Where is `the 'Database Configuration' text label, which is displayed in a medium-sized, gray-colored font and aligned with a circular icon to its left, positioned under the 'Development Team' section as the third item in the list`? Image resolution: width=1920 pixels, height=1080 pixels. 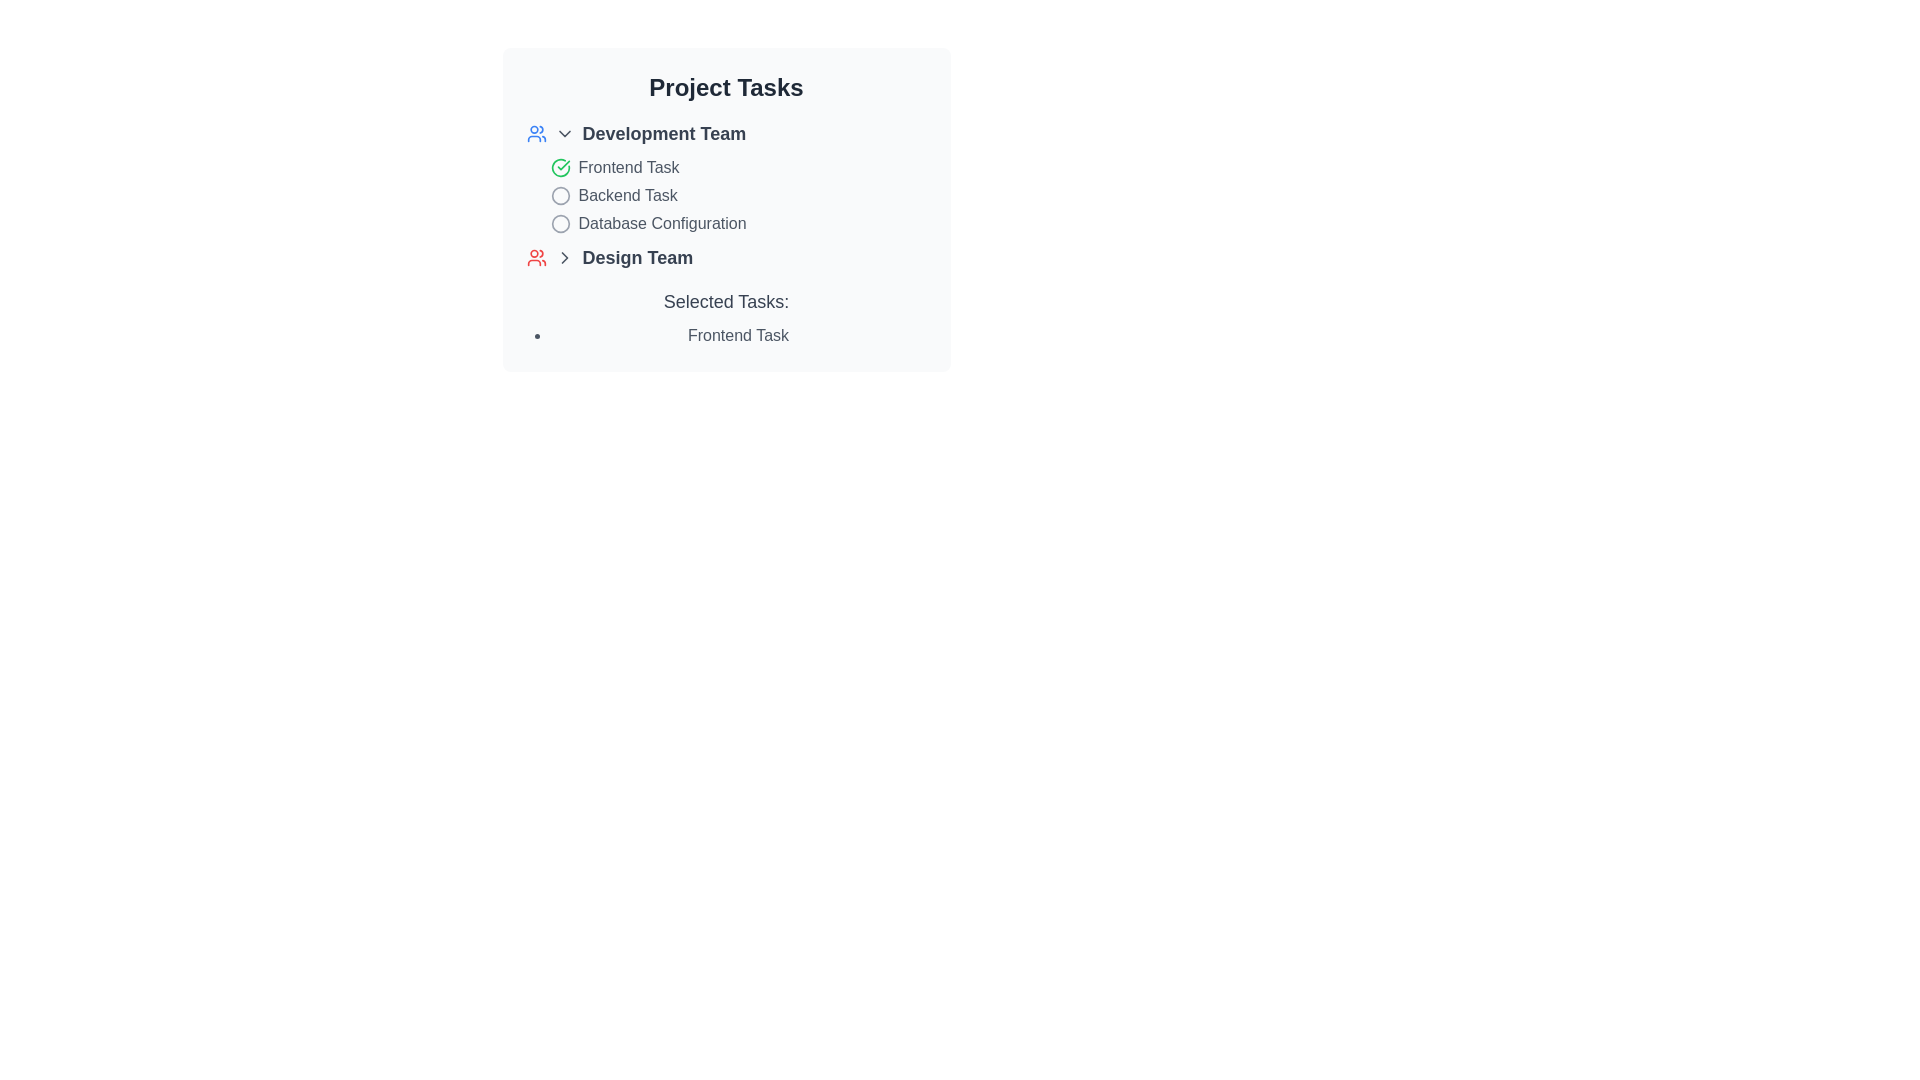
the 'Database Configuration' text label, which is displayed in a medium-sized, gray-colored font and aligned with a circular icon to its left, positioned under the 'Development Team' section as the third item in the list is located at coordinates (662, 223).